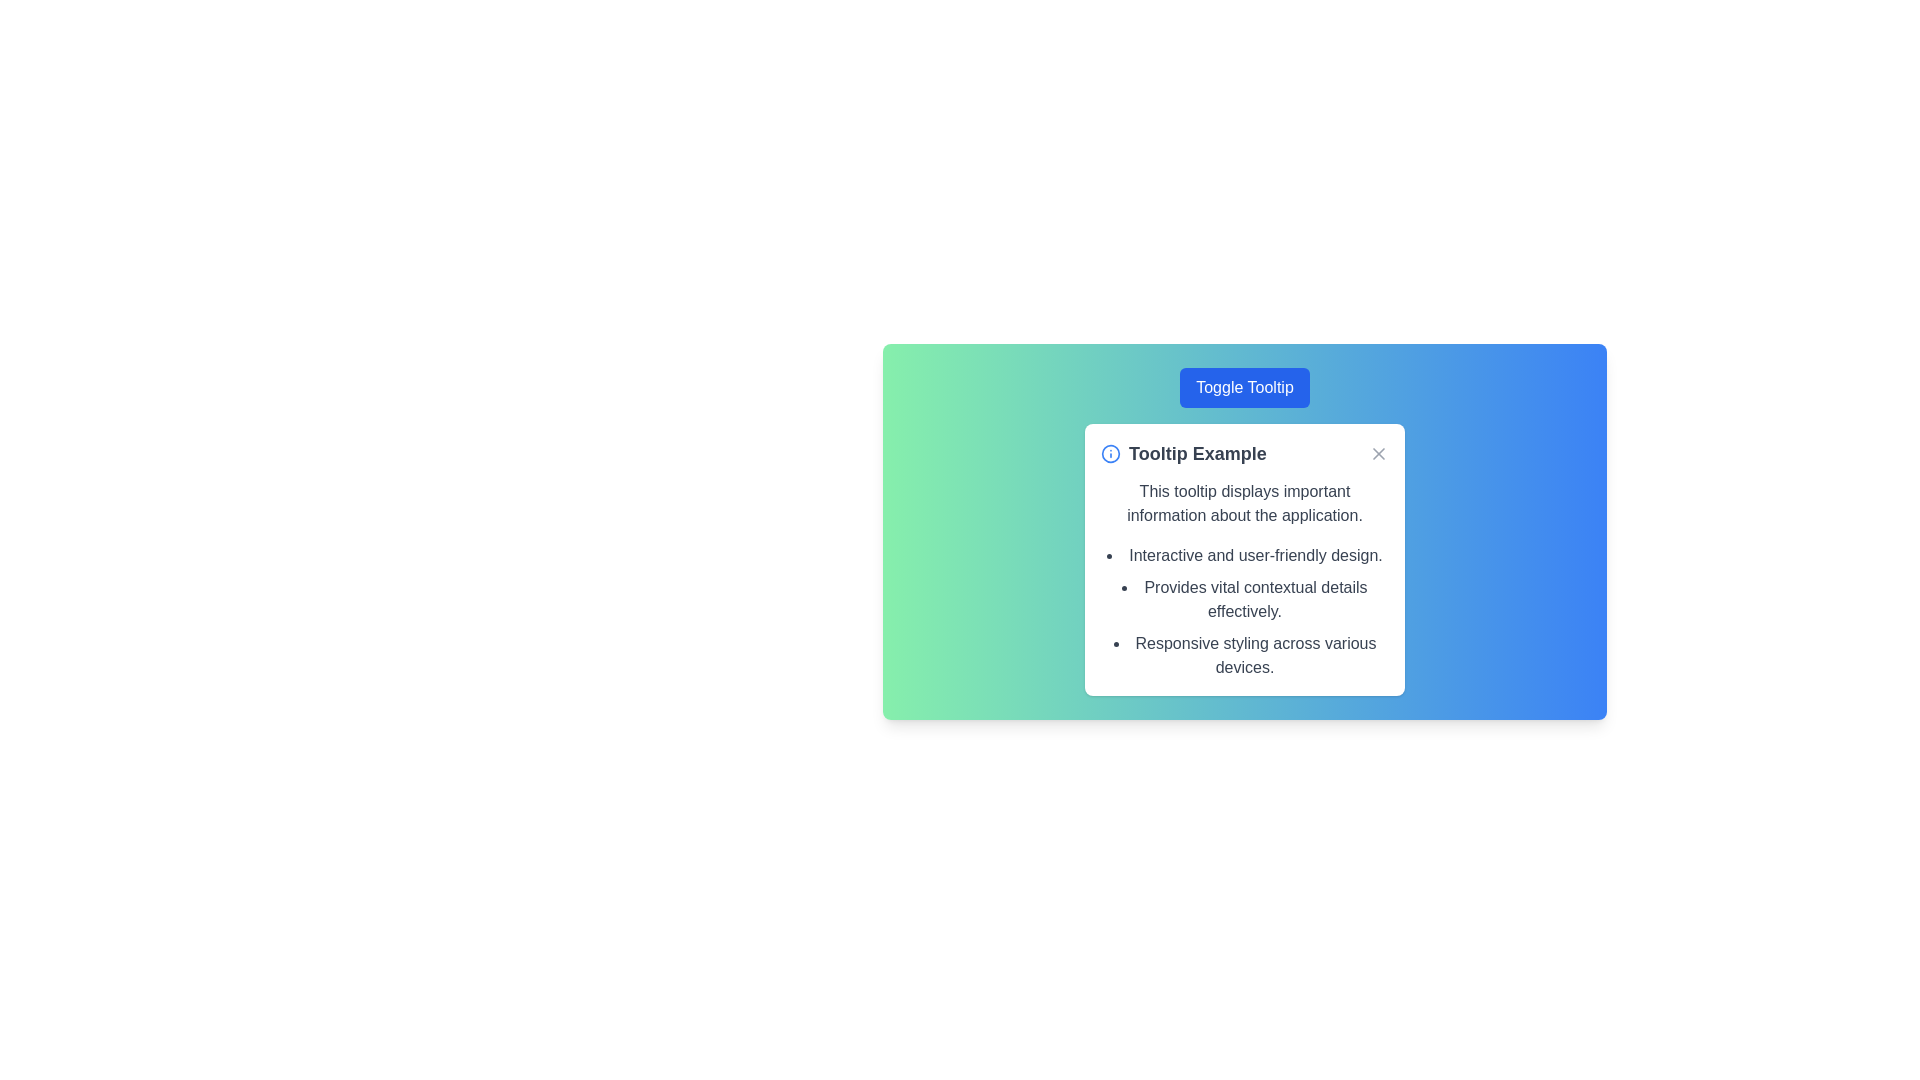  I want to click on the Bulleted List located within the tooltip titled 'Tooltip Example', positioned at the center-bottom of the tooltip, so click(1243, 611).